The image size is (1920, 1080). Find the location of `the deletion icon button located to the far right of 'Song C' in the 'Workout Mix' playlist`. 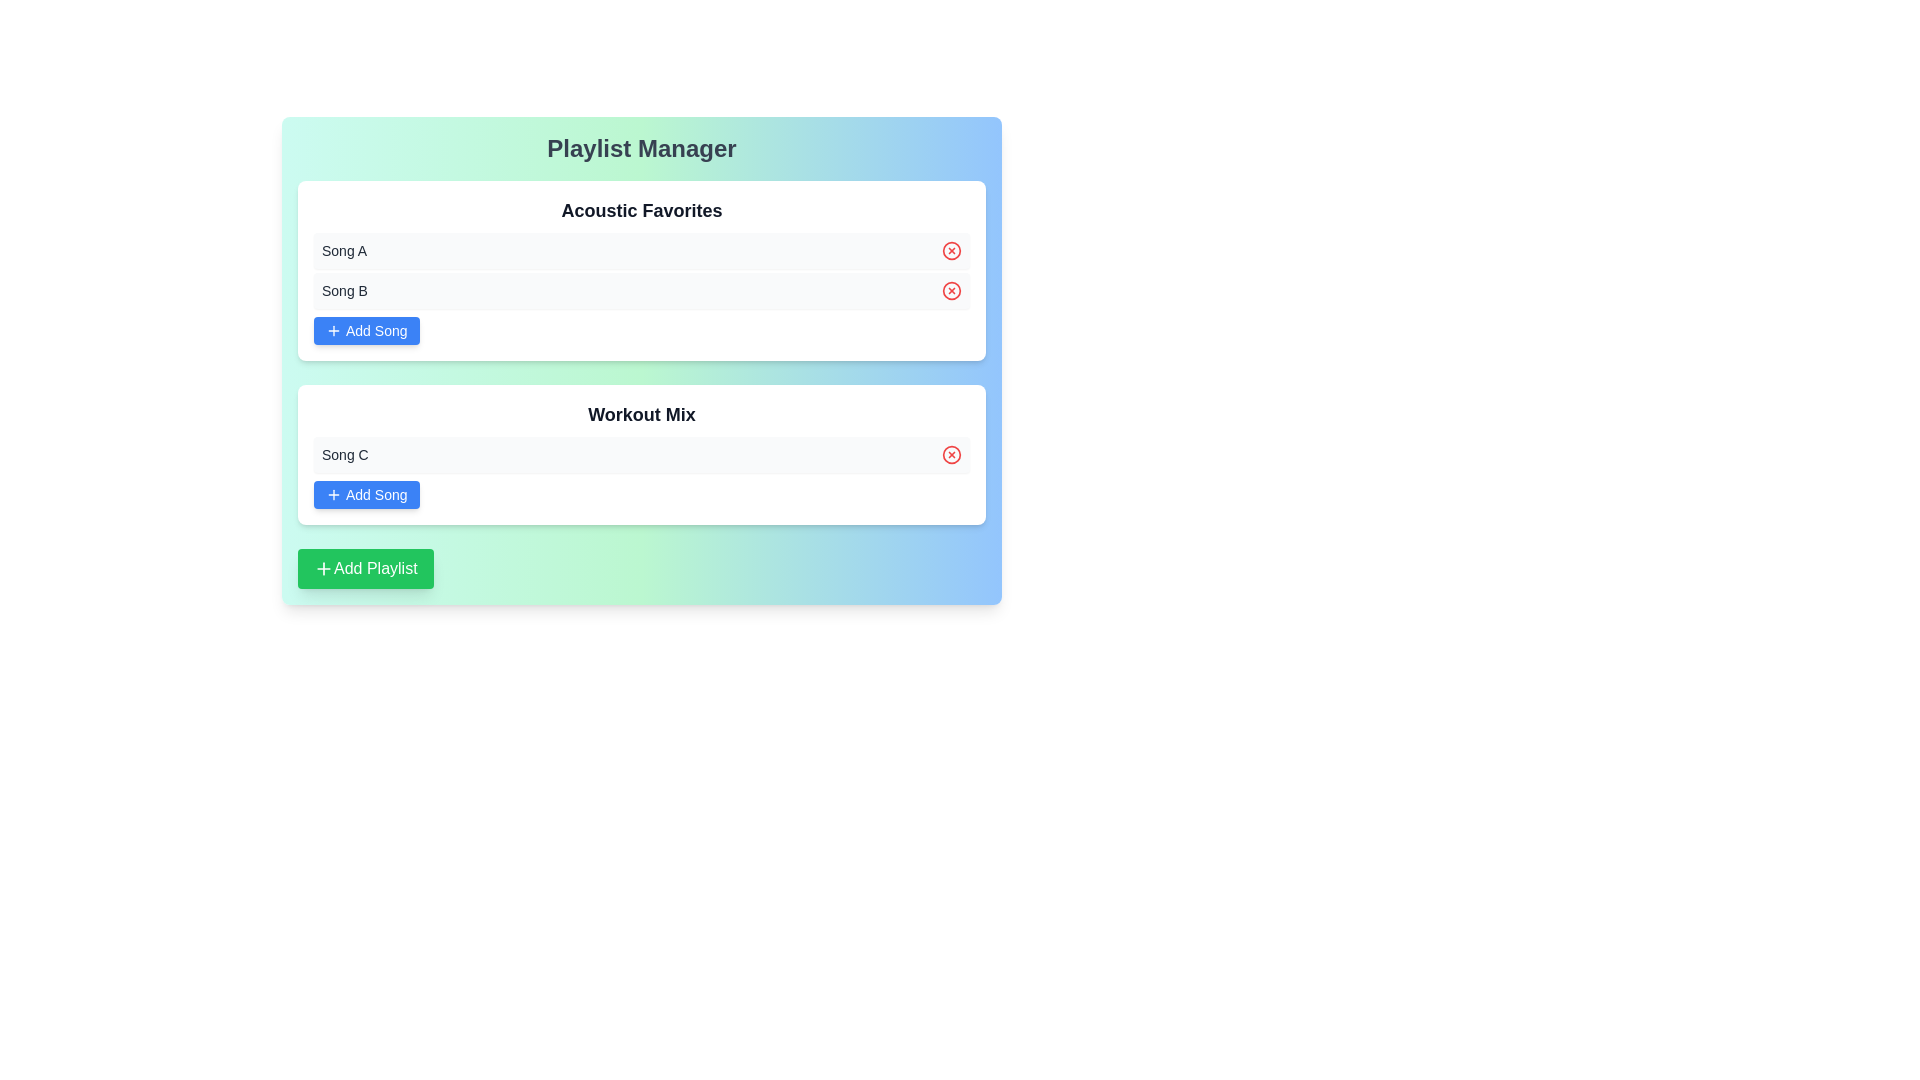

the deletion icon button located to the far right of 'Song C' in the 'Workout Mix' playlist is located at coordinates (950, 455).